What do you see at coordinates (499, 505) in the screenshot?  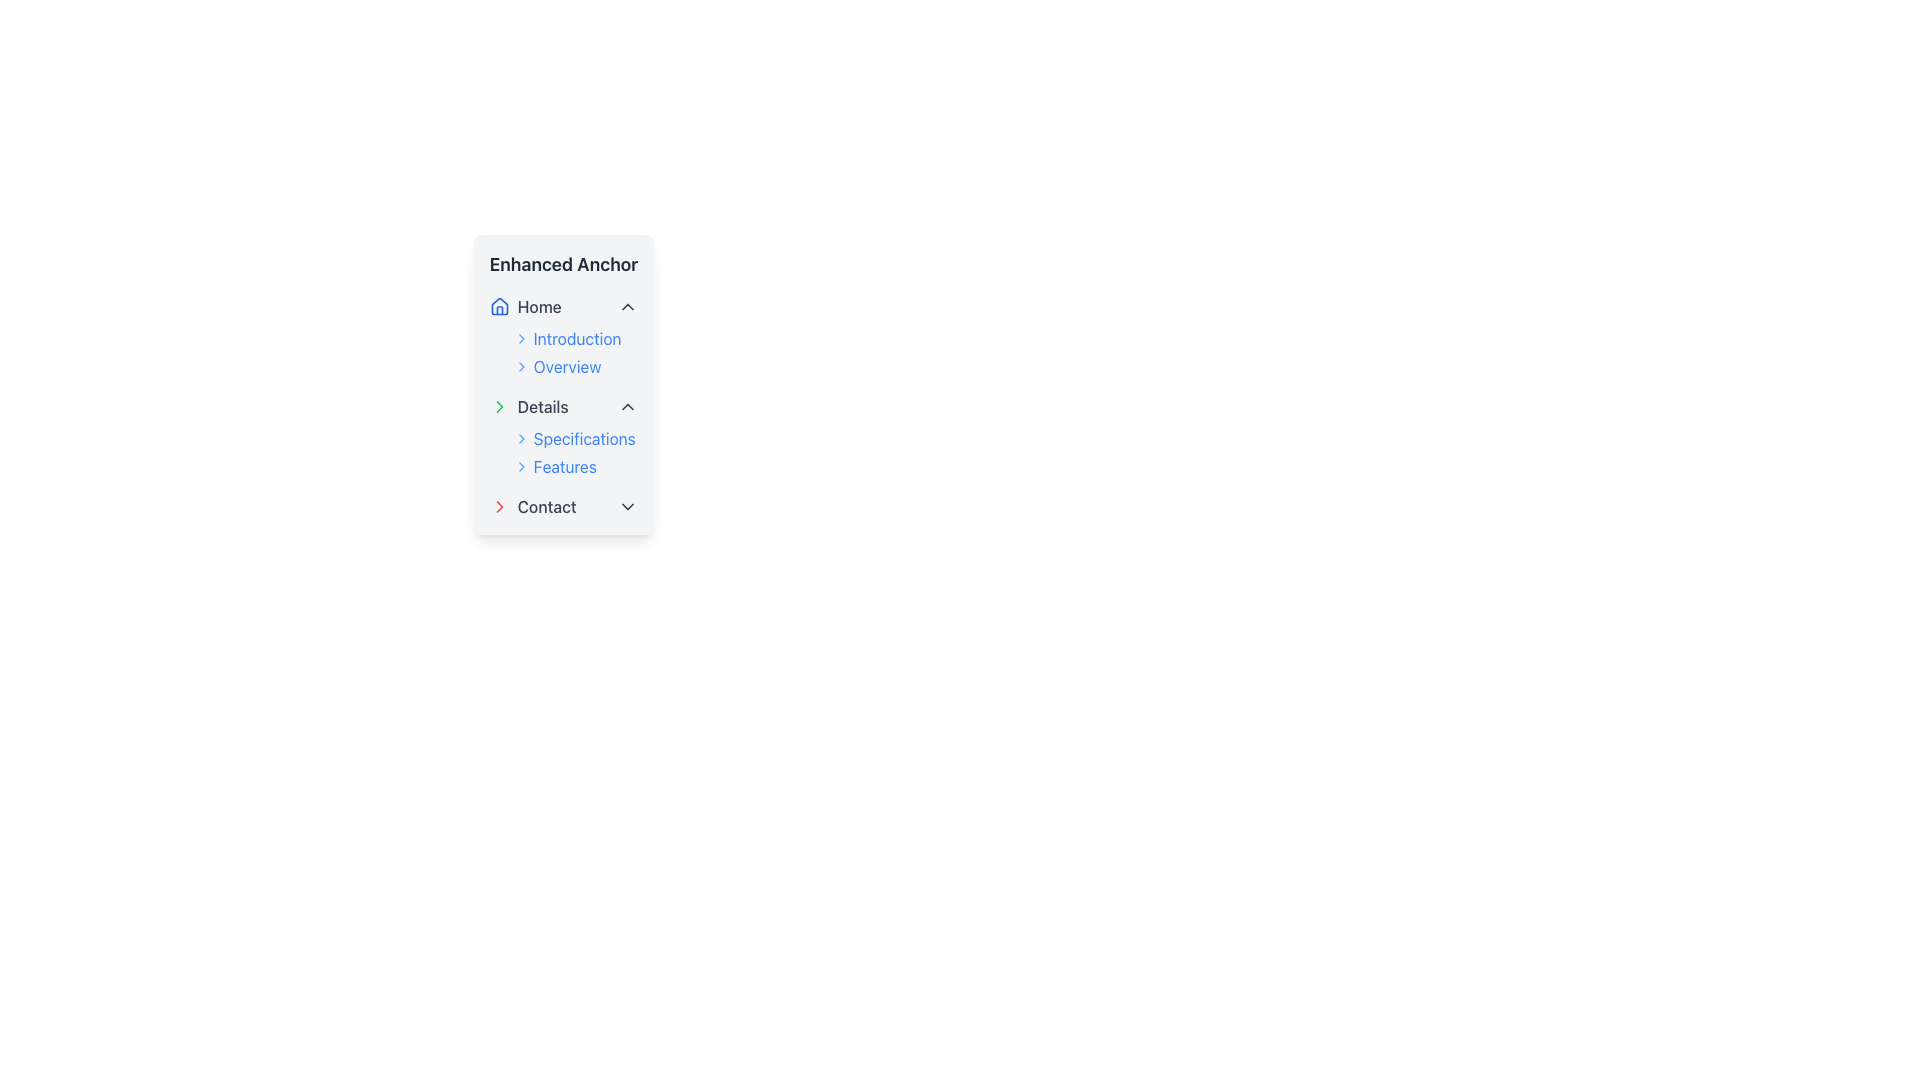 I see `the red chevron icon pointing right located in the 'Contact' section` at bounding box center [499, 505].